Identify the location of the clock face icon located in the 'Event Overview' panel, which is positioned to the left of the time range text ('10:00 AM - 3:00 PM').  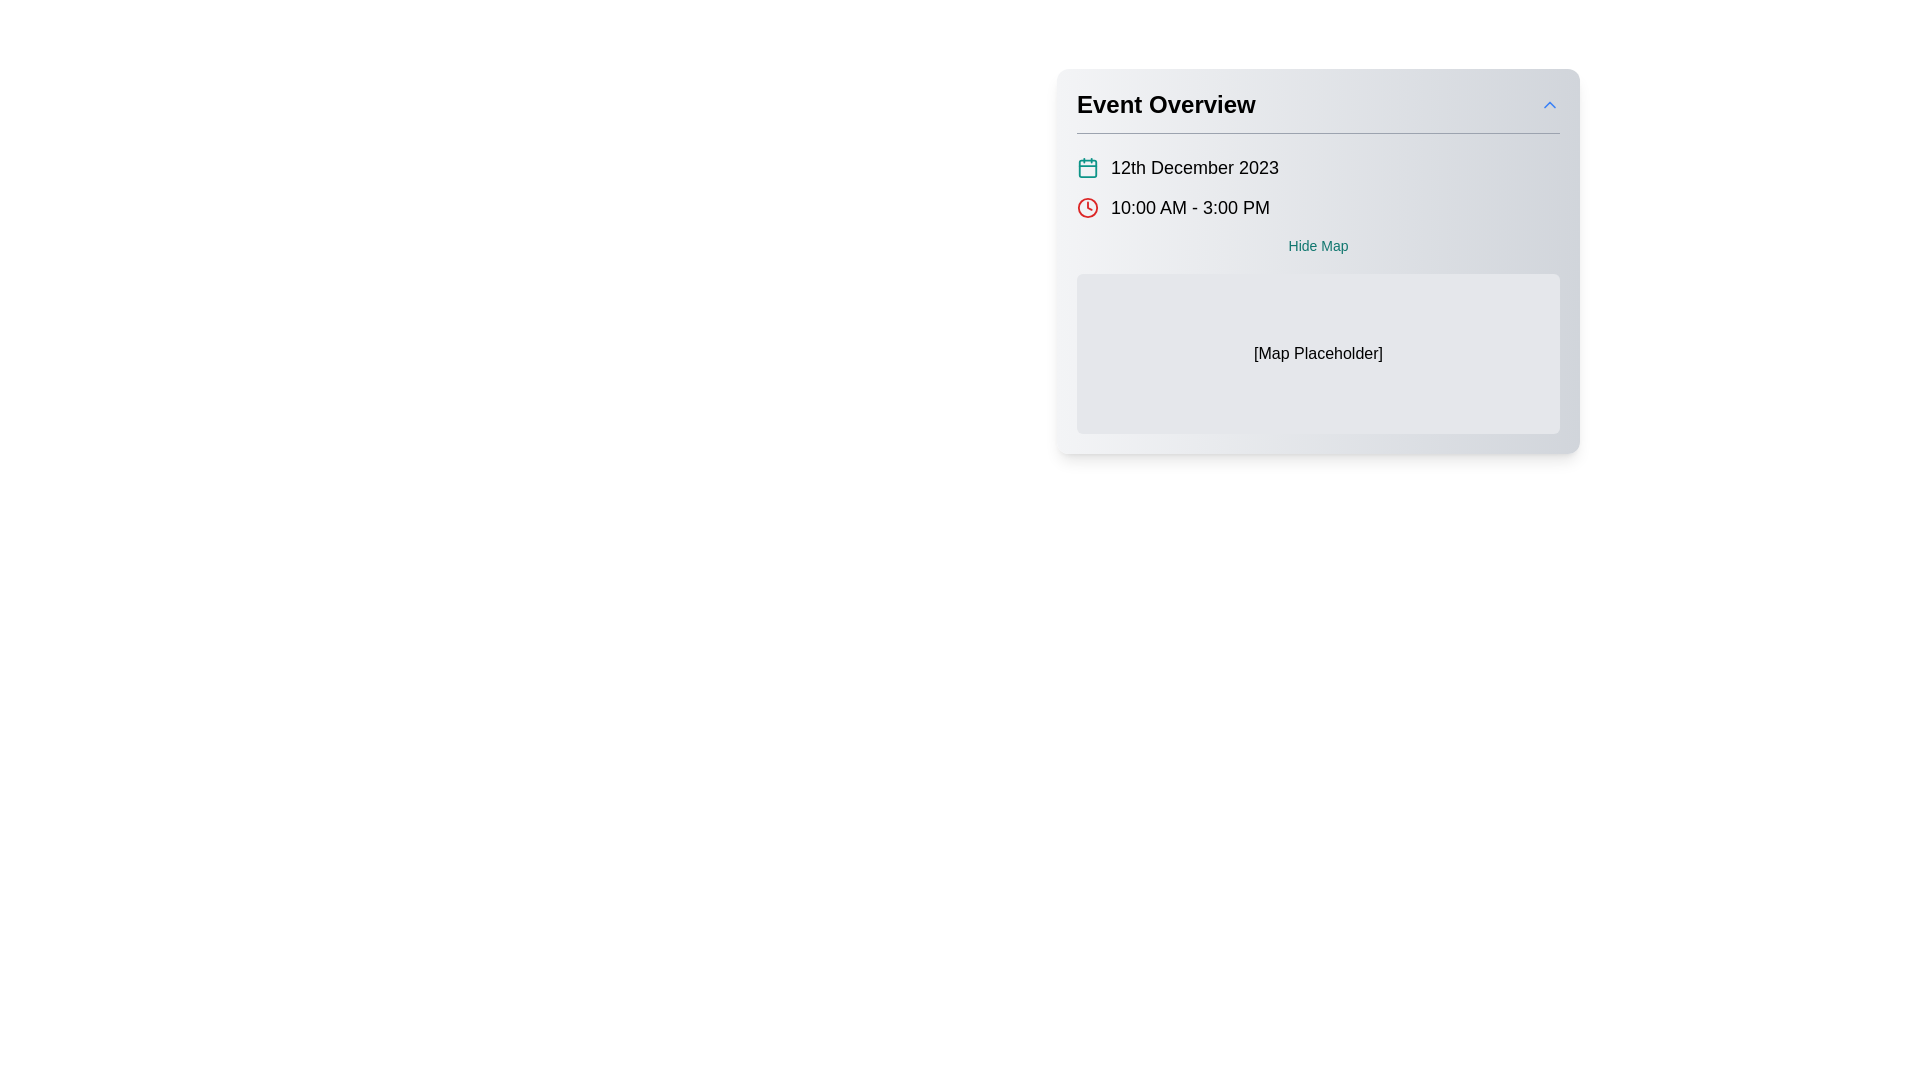
(1087, 208).